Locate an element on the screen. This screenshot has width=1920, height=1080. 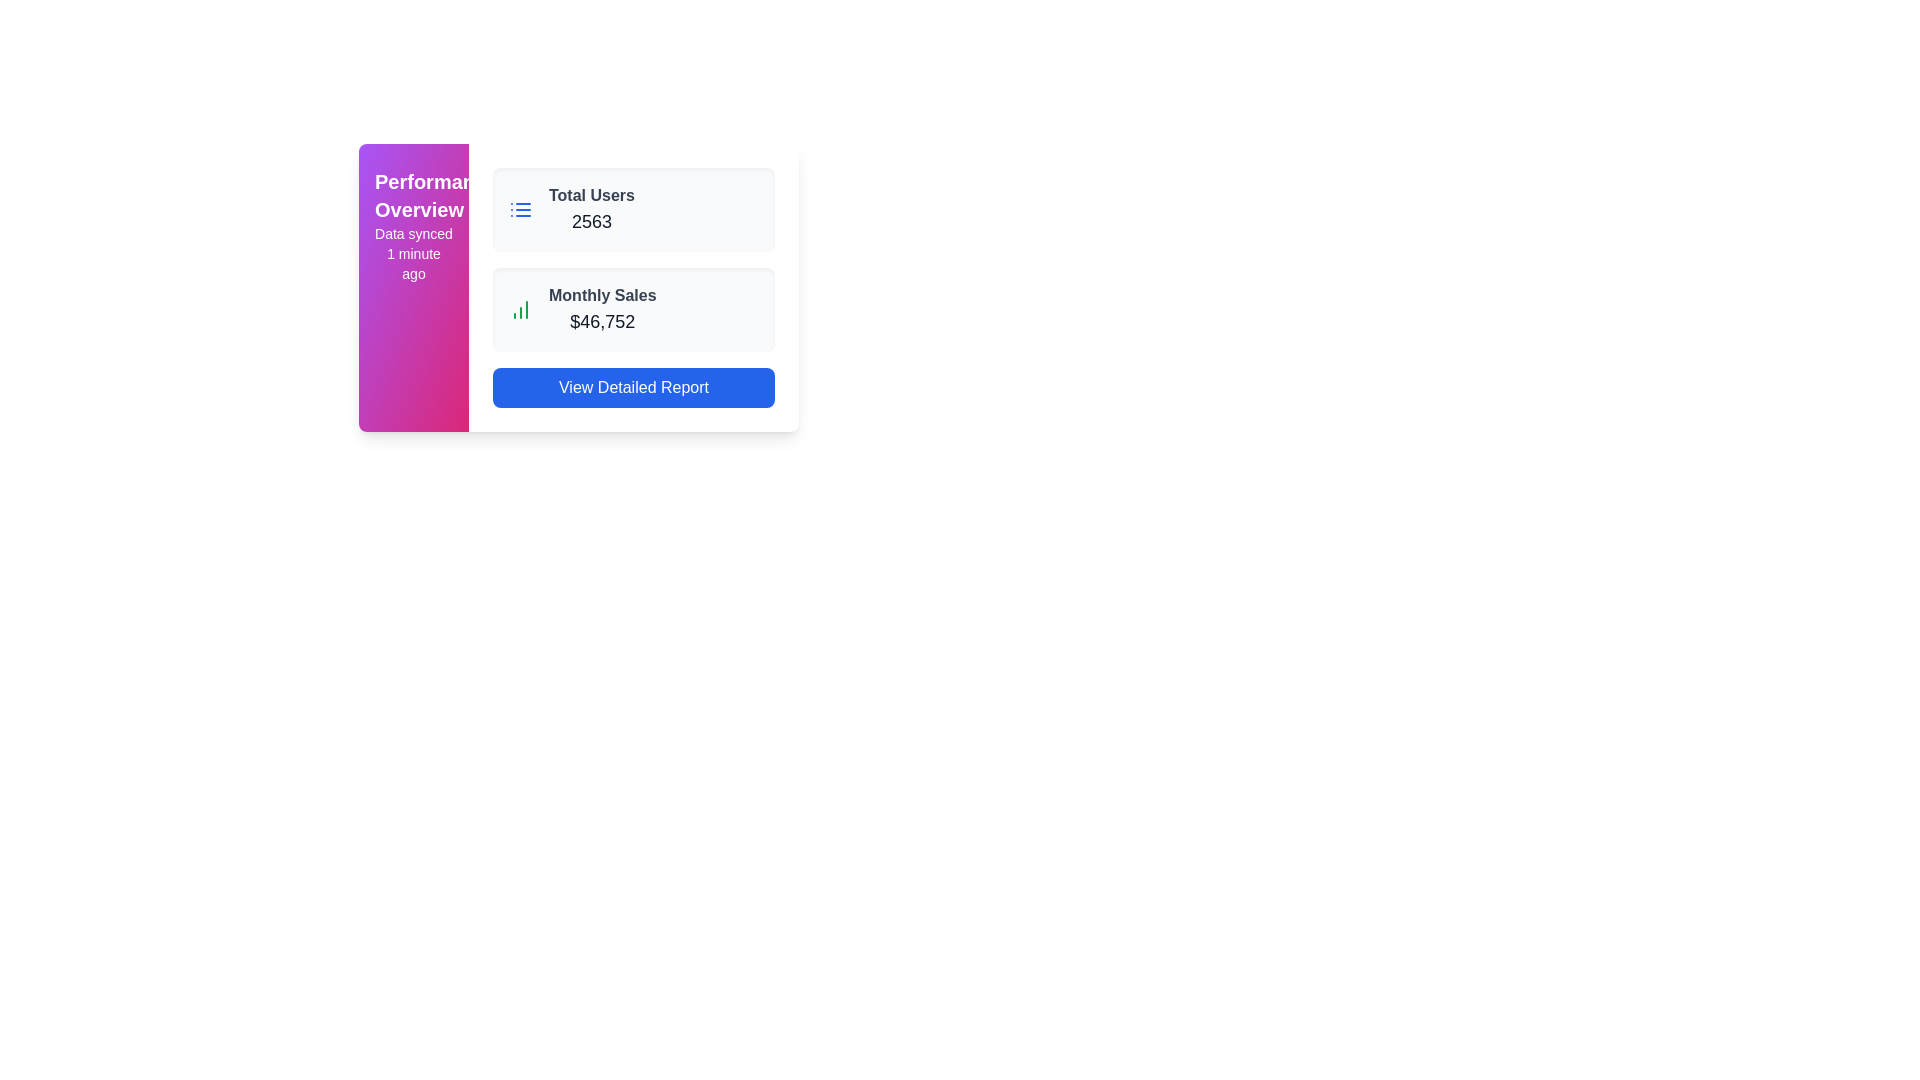
information displayed on the text label that states 'Data synced 1 minute ago', which is located below the 'Performance Overview' header and has a subtle font style is located at coordinates (412, 253).